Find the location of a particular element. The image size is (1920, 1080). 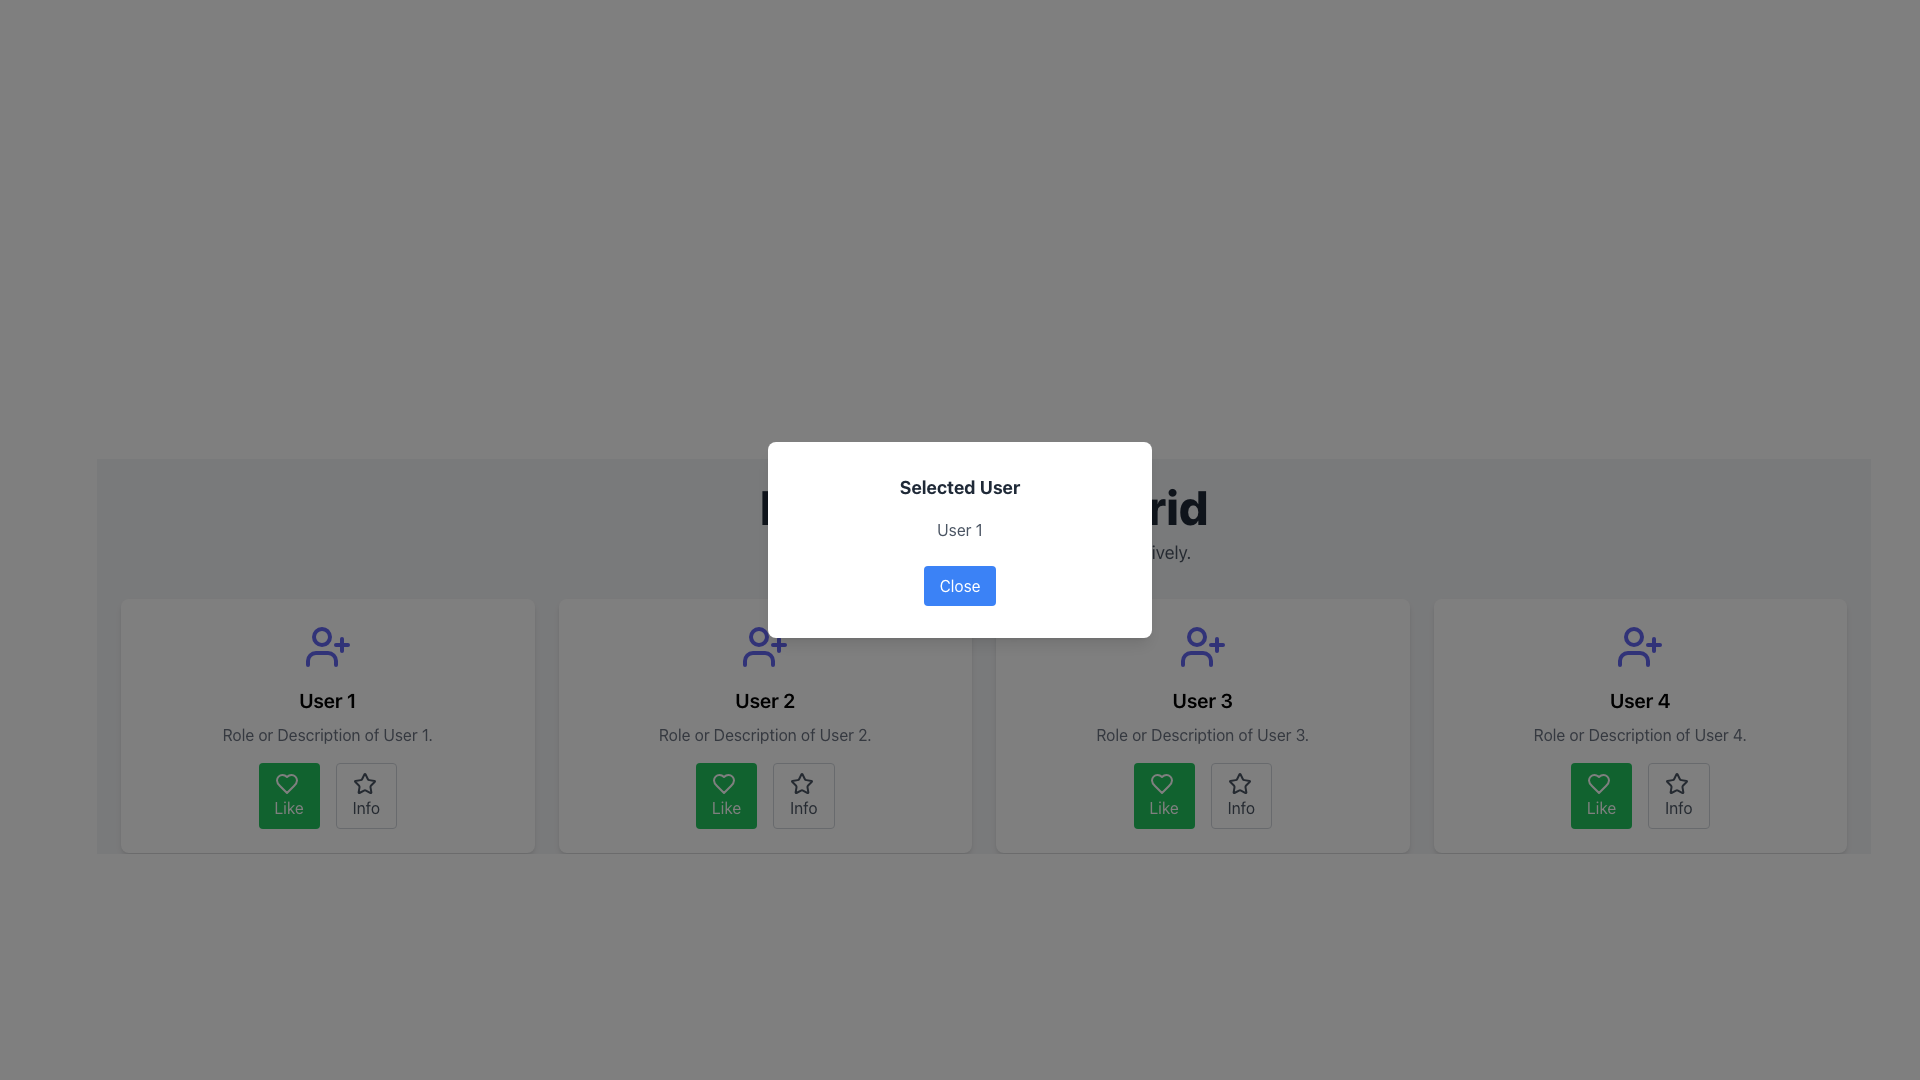

the heart icon on the green 'Like' button located at the bottom-left of the card for 'User 1' is located at coordinates (285, 782).